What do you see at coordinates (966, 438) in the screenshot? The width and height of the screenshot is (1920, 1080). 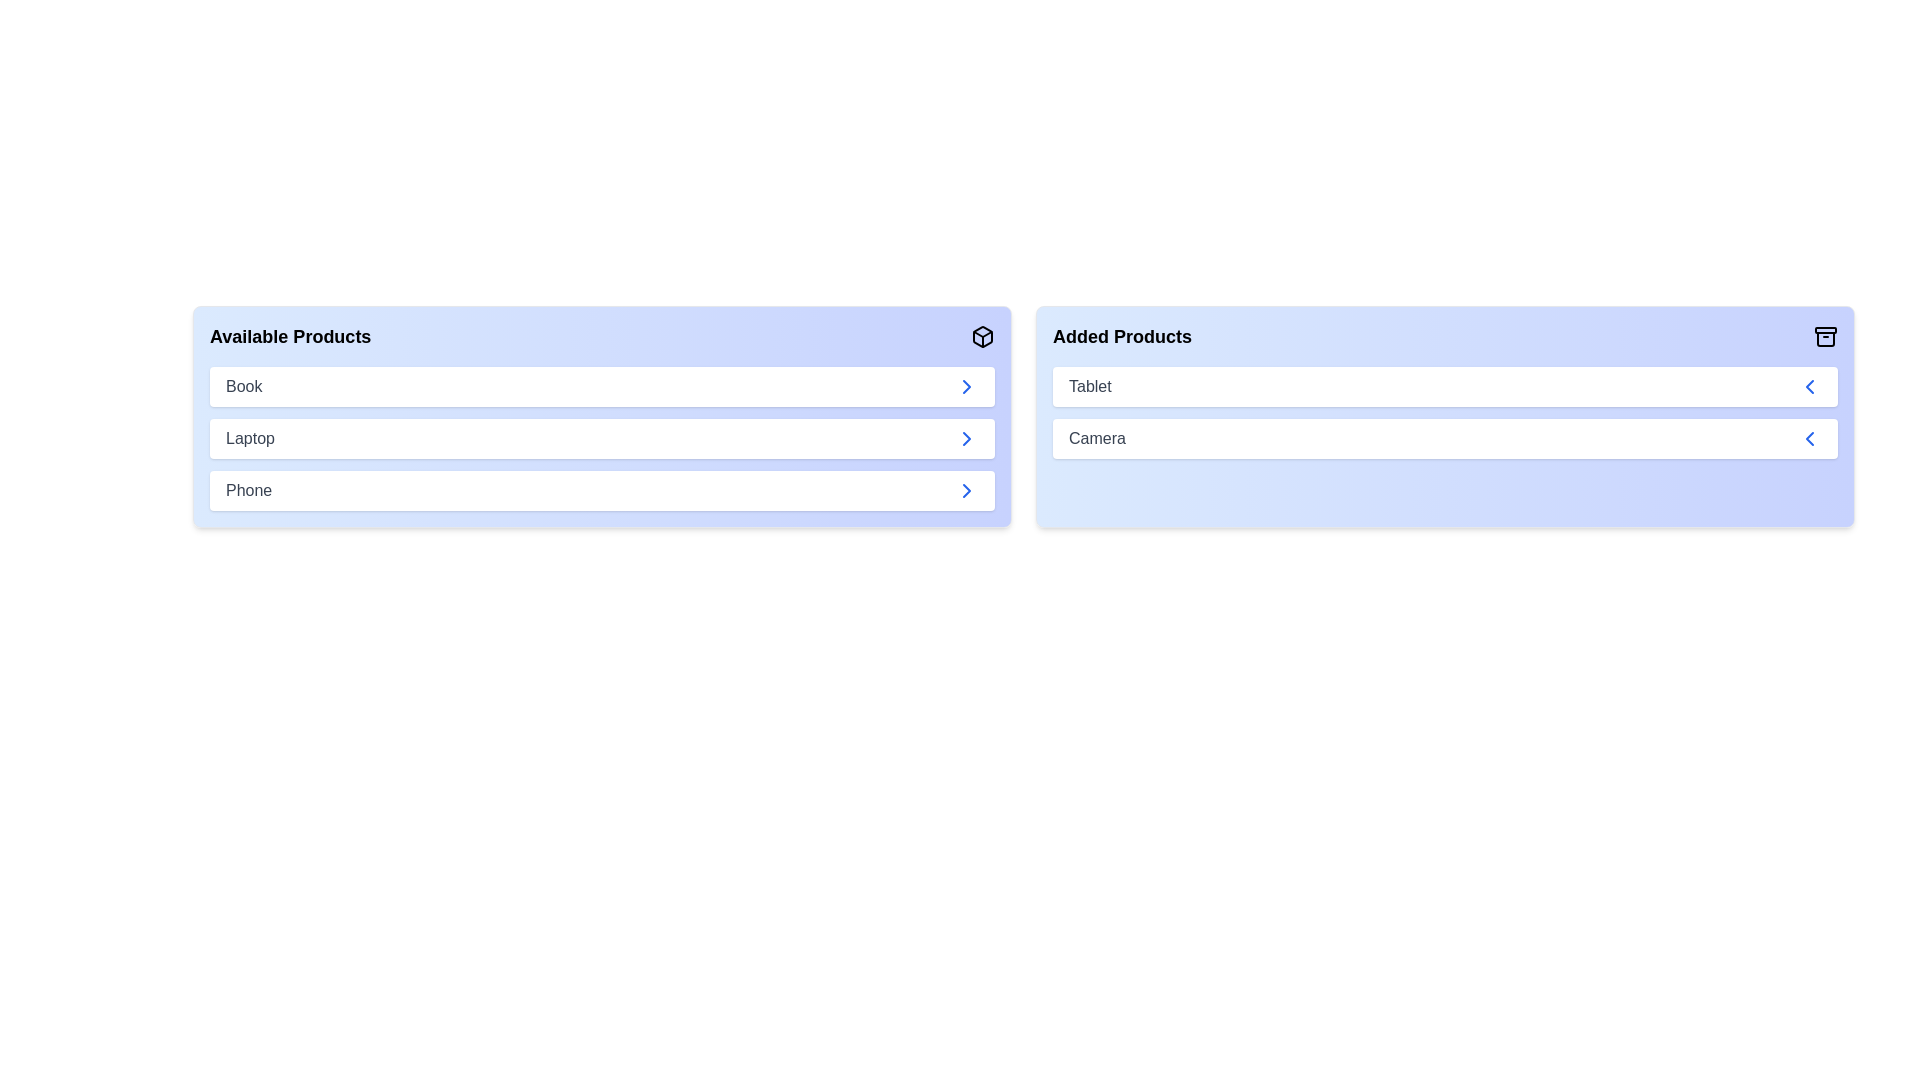 I see `right arrow button next to the product 'Laptop' in the 'Available Products' list to transfer it to the 'Added Products' list` at bounding box center [966, 438].